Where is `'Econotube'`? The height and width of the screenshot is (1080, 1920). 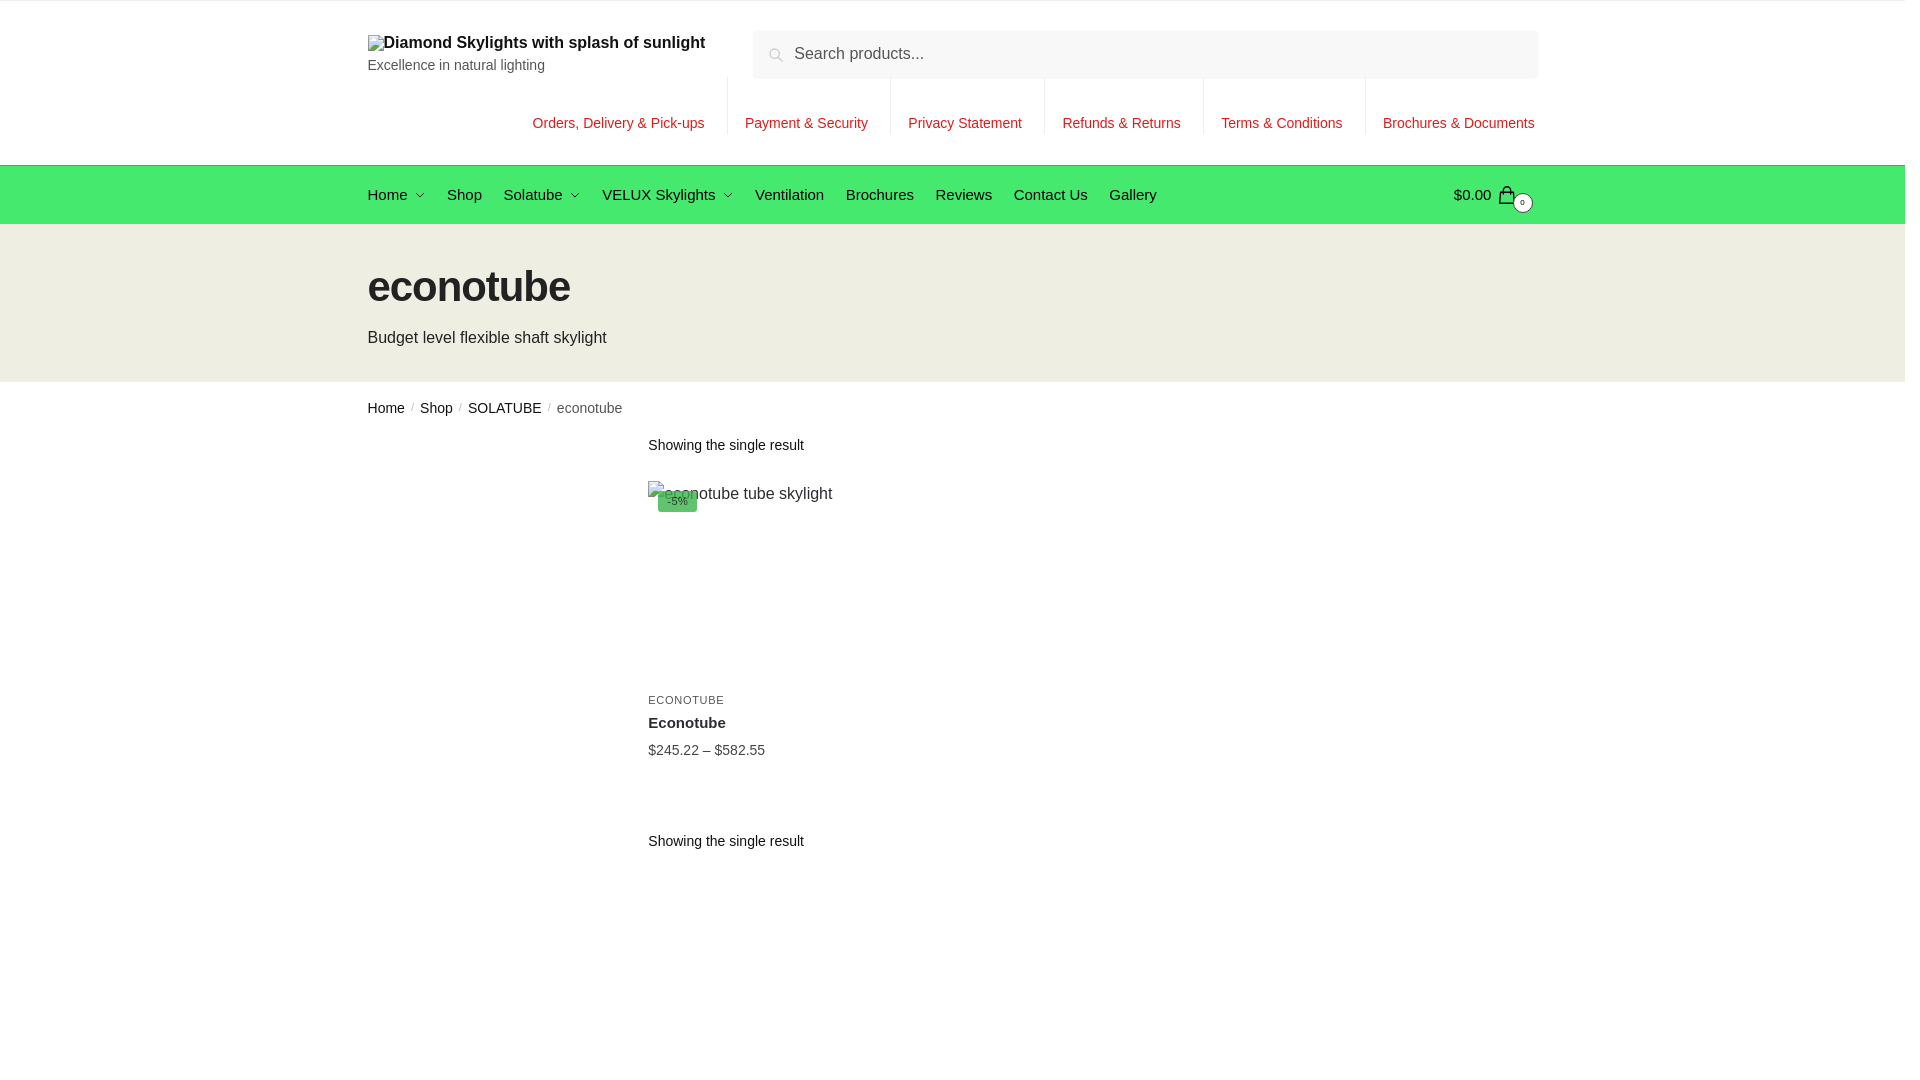
'Econotube' is located at coordinates (747, 722).